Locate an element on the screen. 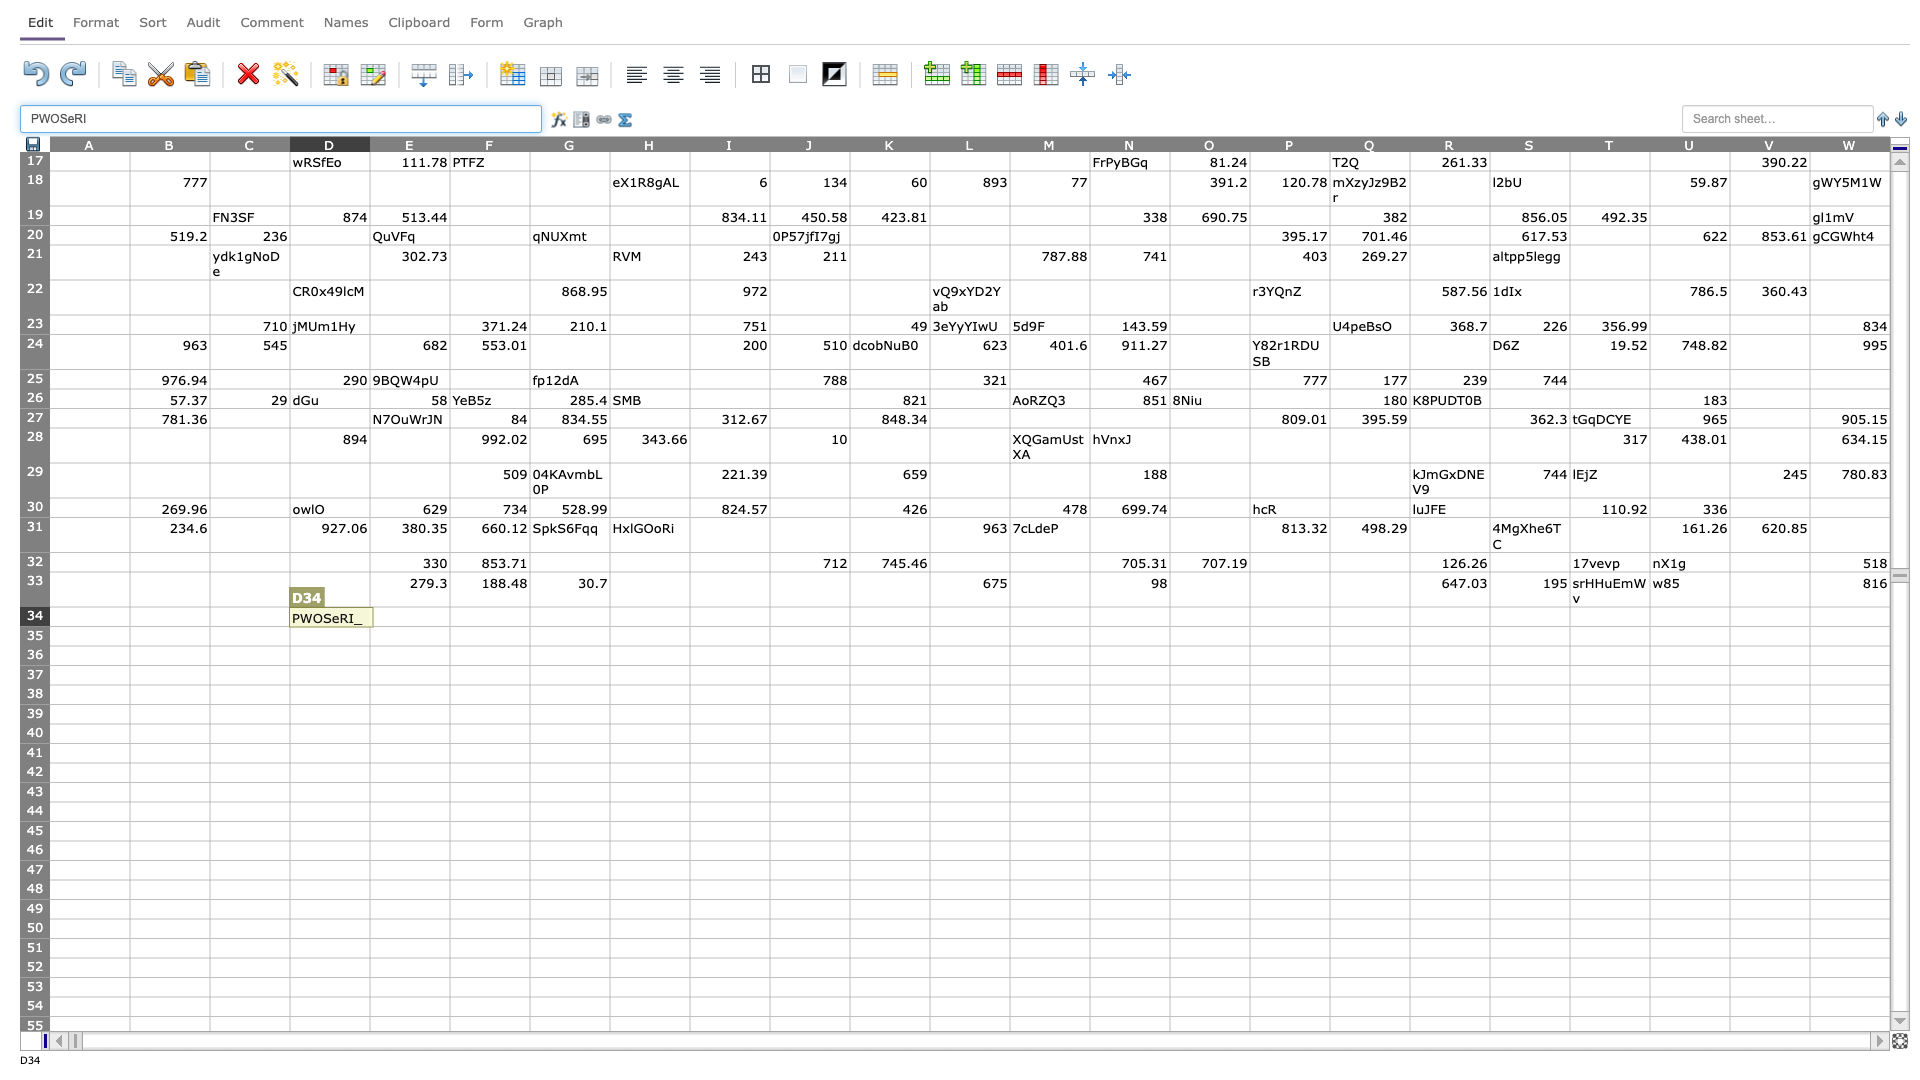 The image size is (1920, 1080). Upper left of E50 is located at coordinates (369, 918).